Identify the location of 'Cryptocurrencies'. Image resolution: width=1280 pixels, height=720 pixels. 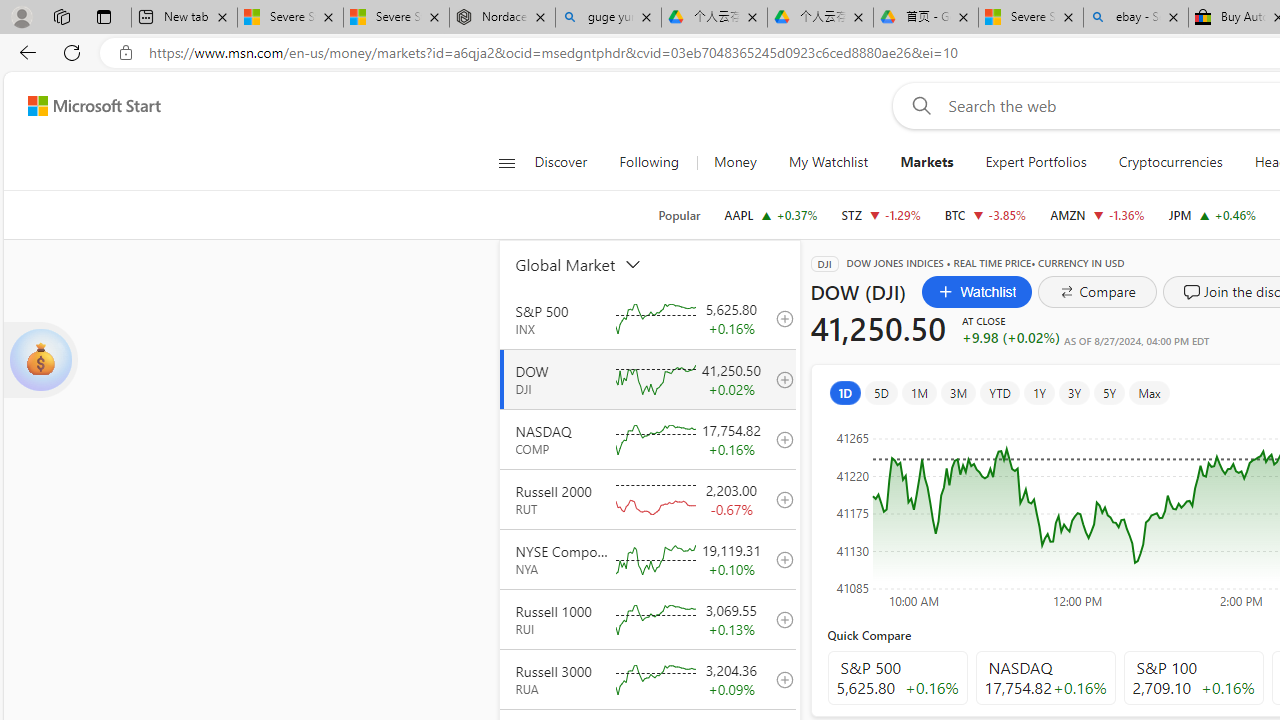
(1169, 162).